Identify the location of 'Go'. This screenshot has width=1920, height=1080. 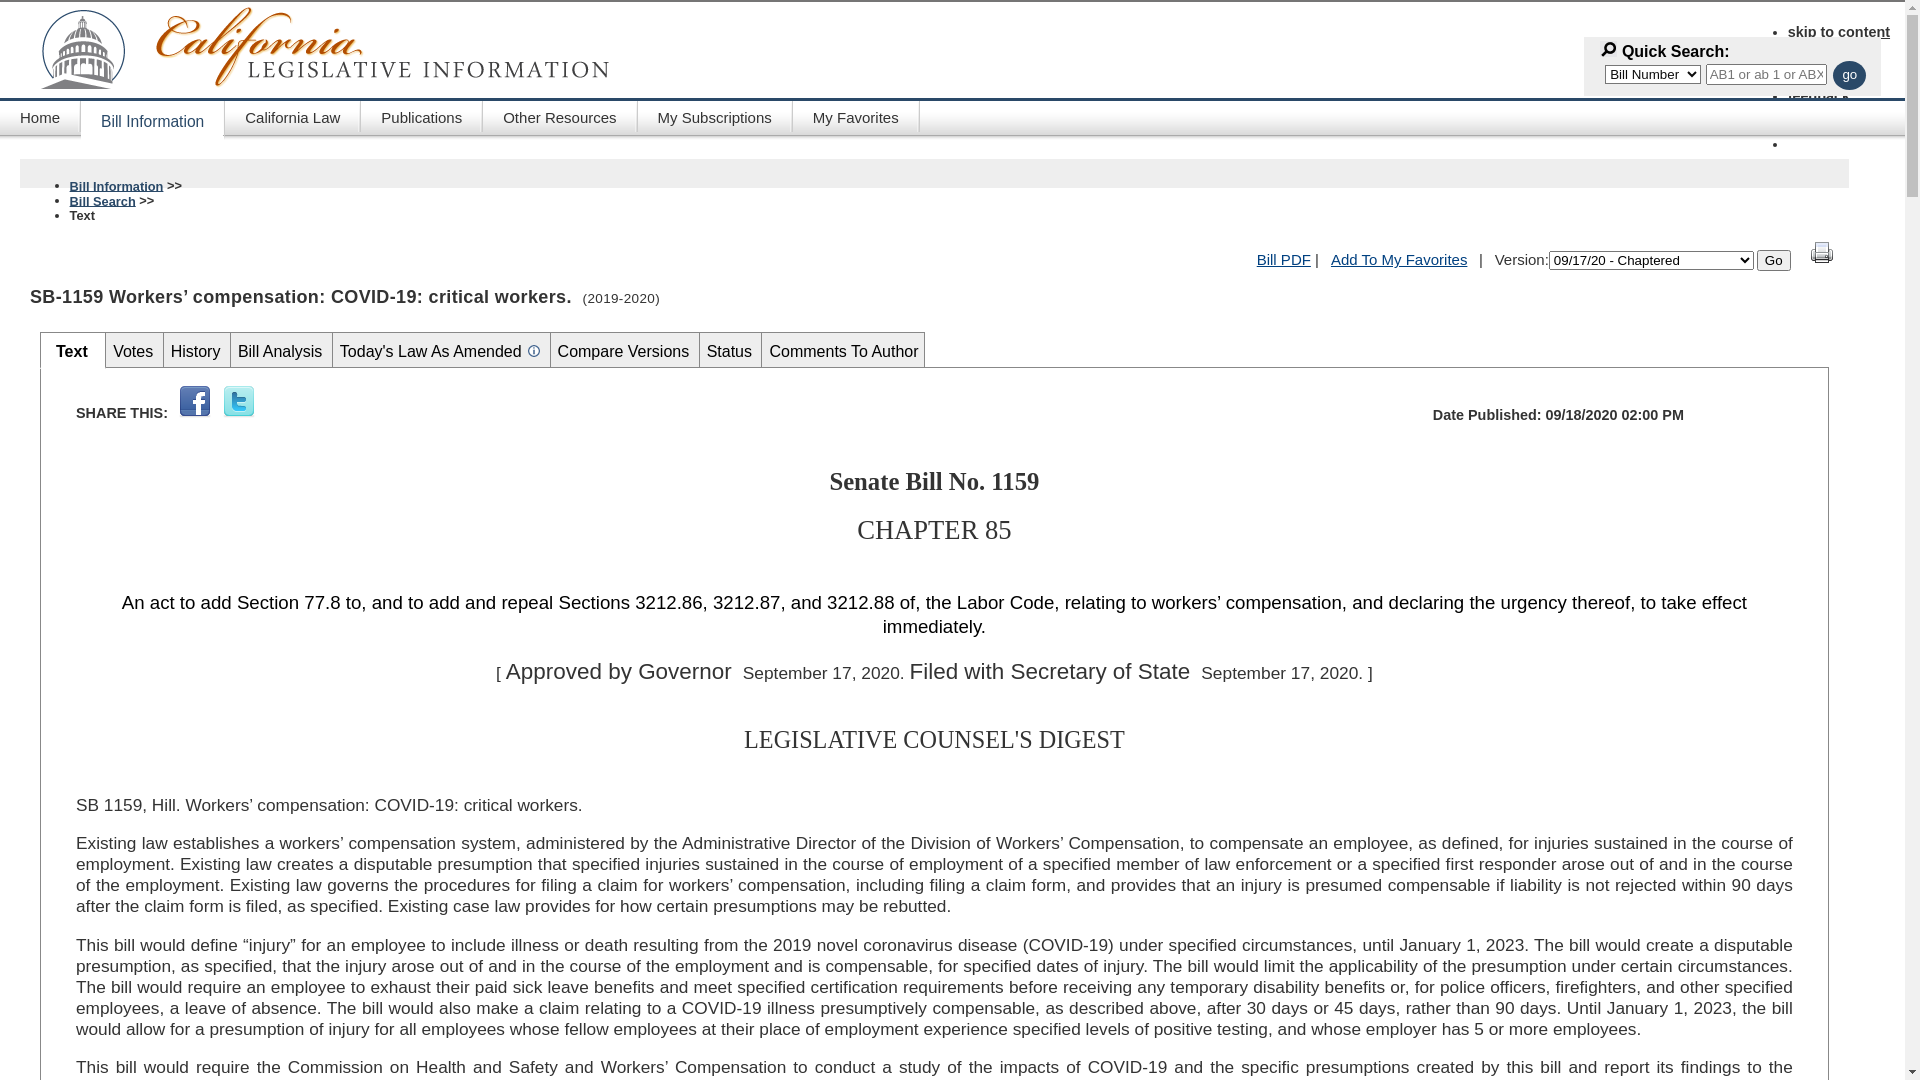
(1774, 259).